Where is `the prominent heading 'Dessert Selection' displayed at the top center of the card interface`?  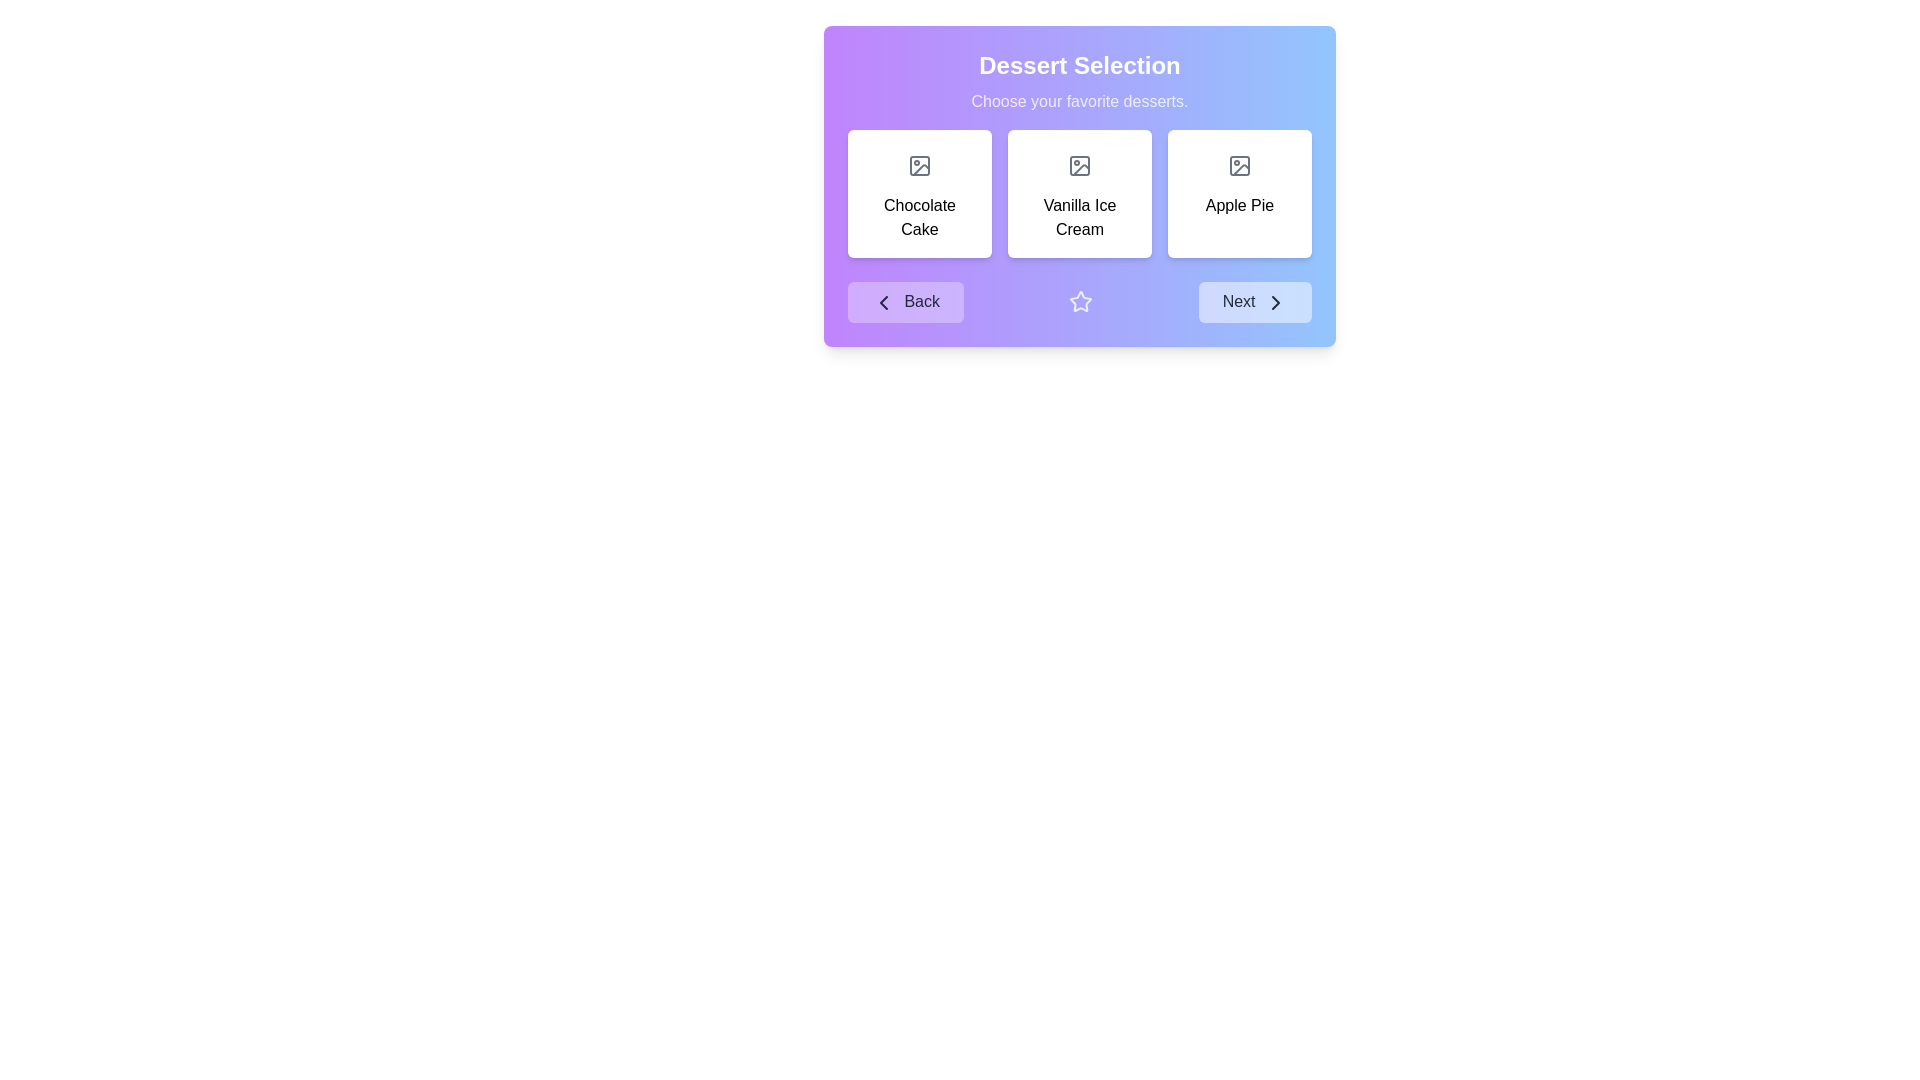
the prominent heading 'Dessert Selection' displayed at the top center of the card interface is located at coordinates (1079, 64).